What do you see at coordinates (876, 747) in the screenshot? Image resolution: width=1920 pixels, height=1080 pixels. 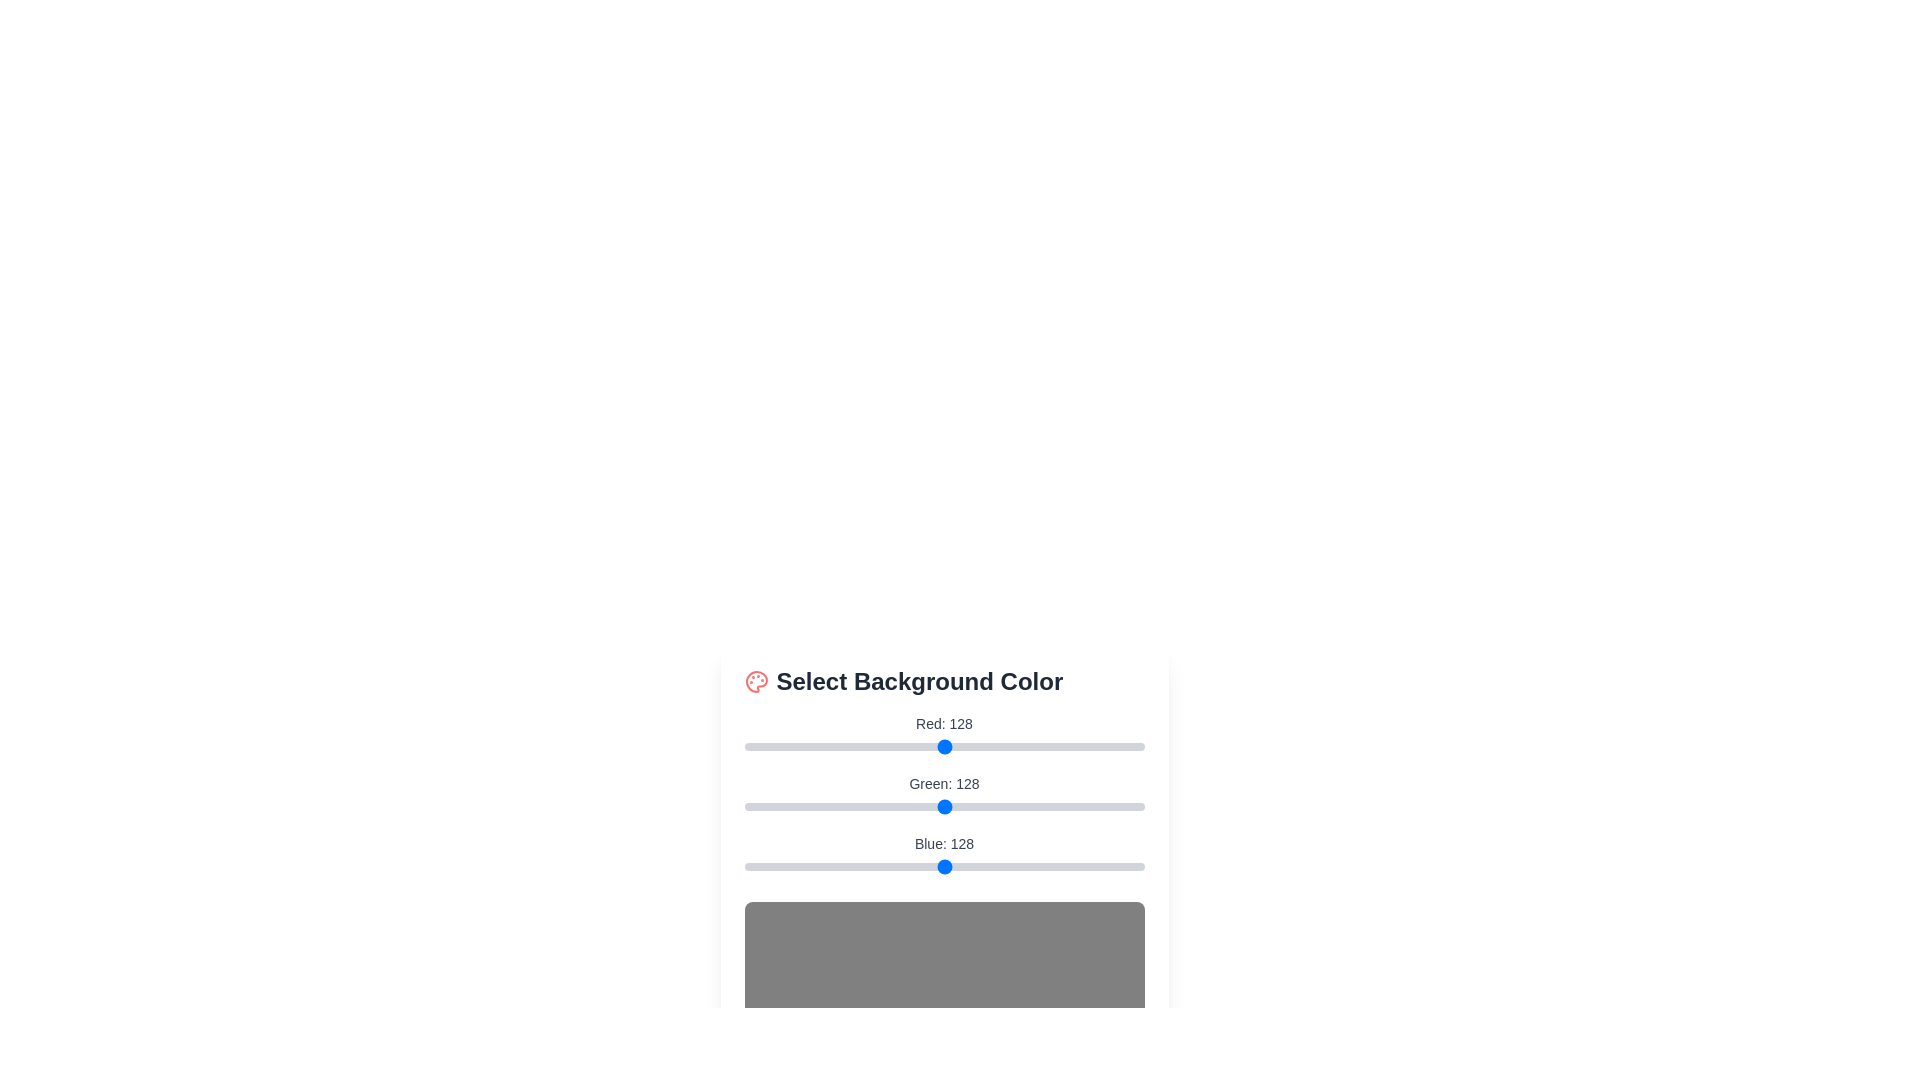 I see `the red slider to 84 to adjust the red component of the background color` at bounding box center [876, 747].